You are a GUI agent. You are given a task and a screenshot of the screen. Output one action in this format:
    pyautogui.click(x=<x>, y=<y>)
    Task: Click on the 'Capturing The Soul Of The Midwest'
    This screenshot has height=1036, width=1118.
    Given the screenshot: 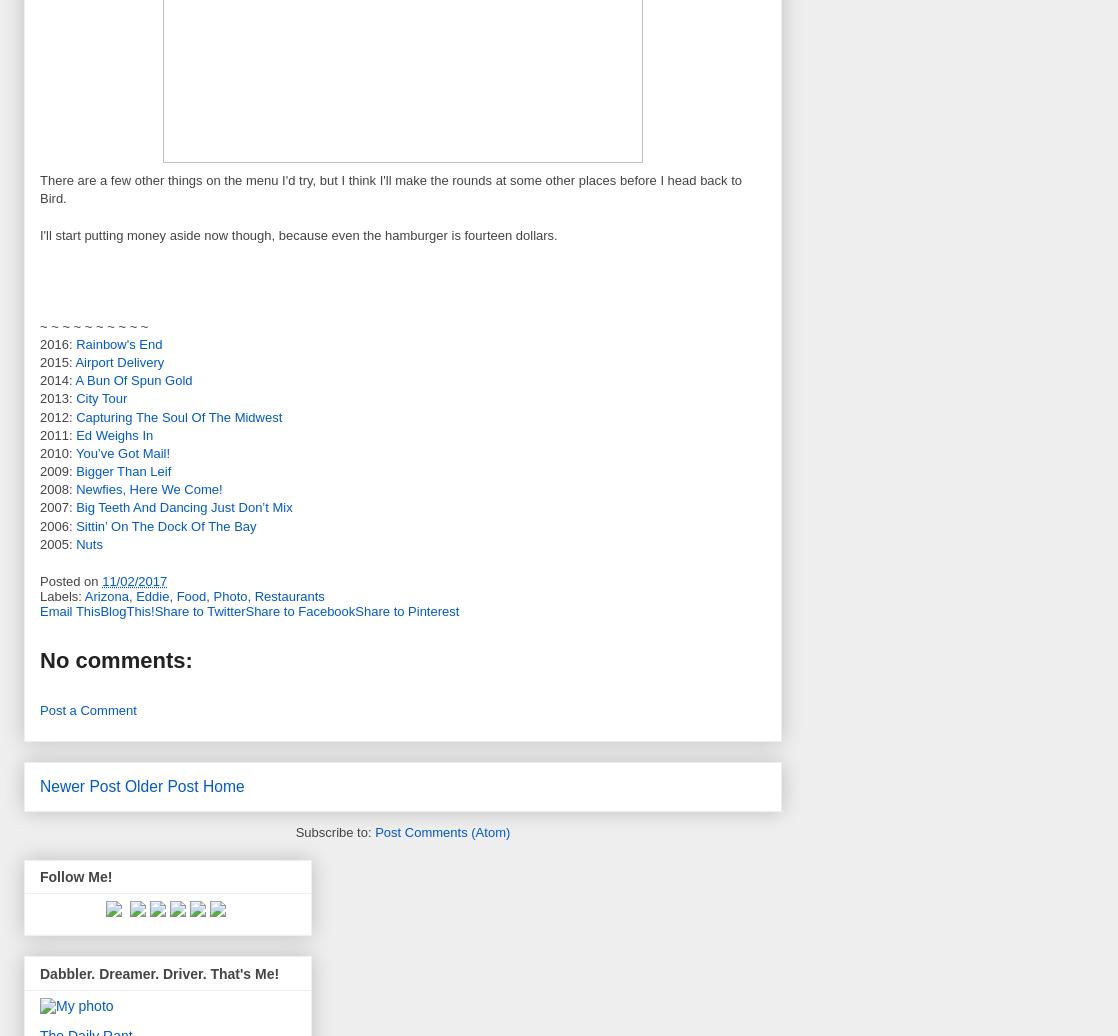 What is the action you would take?
    pyautogui.click(x=178, y=416)
    